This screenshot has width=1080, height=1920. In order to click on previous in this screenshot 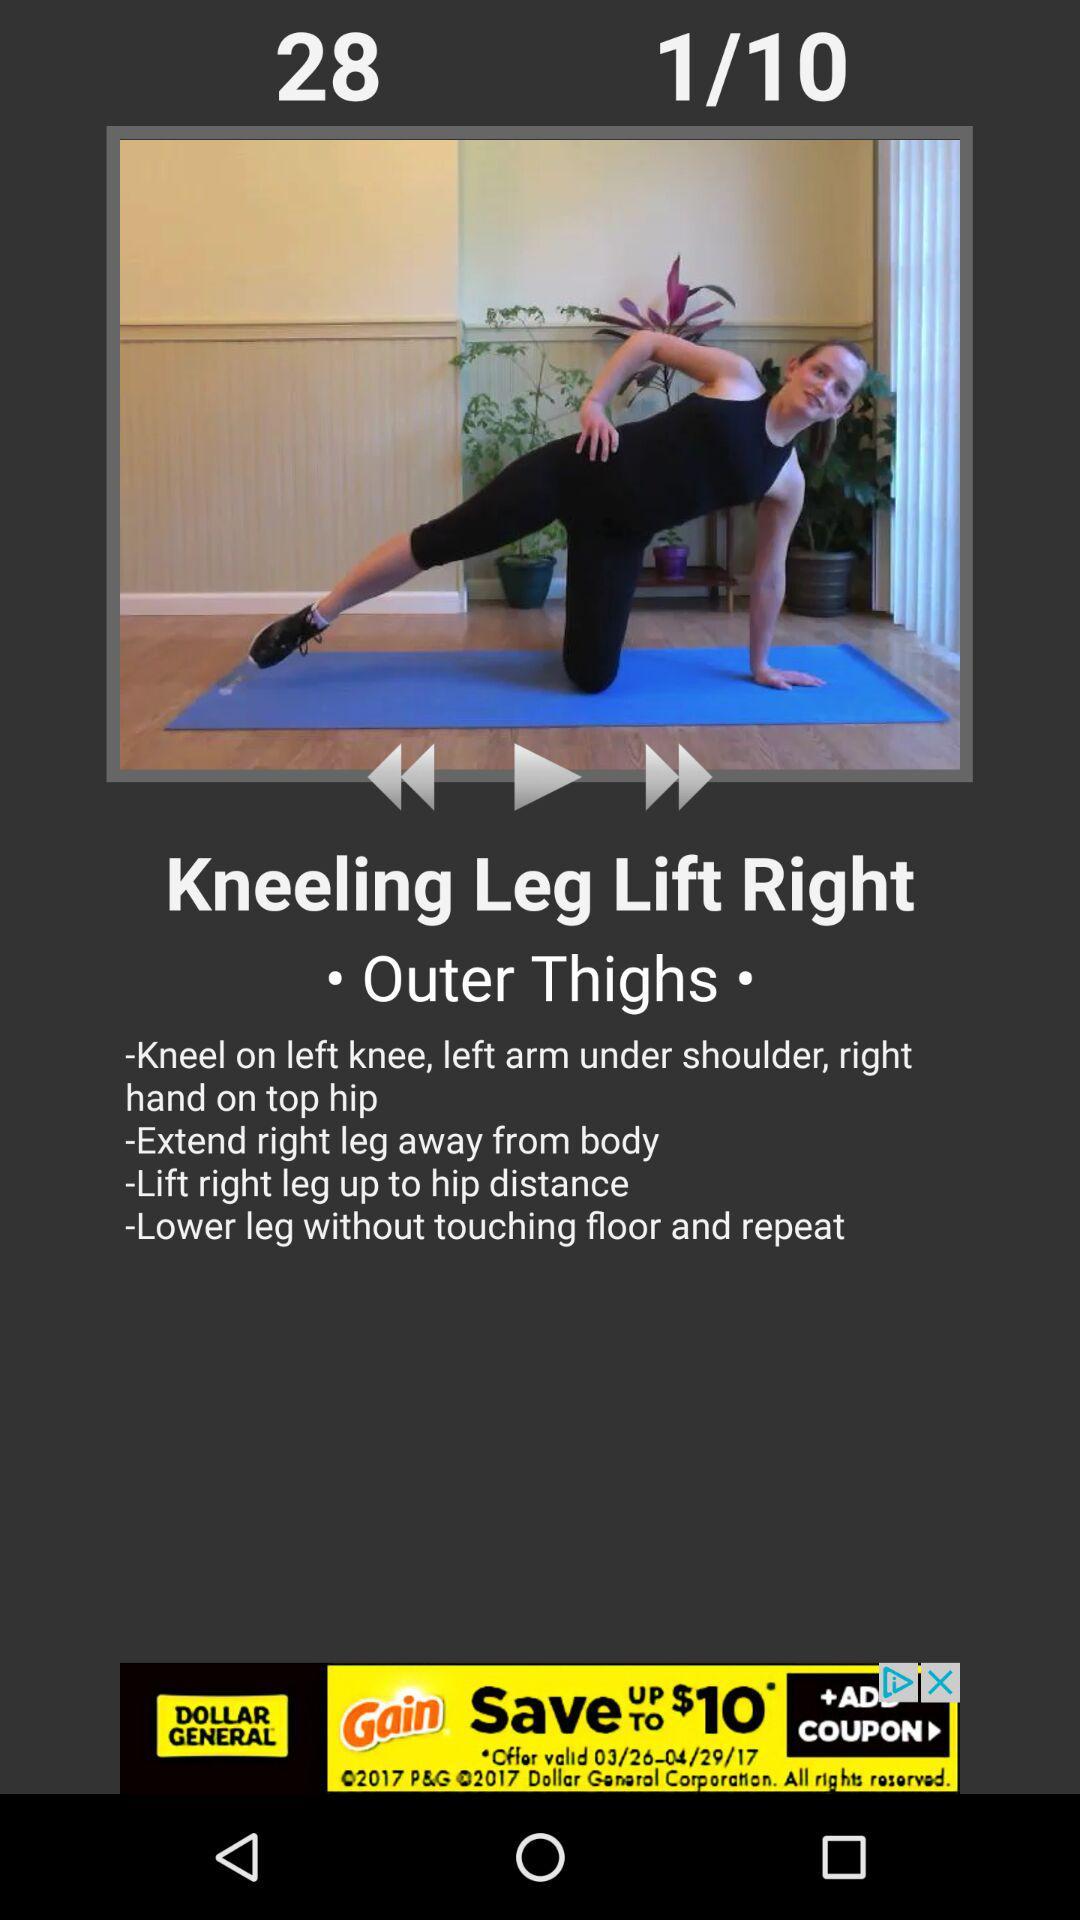, I will do `click(407, 776)`.